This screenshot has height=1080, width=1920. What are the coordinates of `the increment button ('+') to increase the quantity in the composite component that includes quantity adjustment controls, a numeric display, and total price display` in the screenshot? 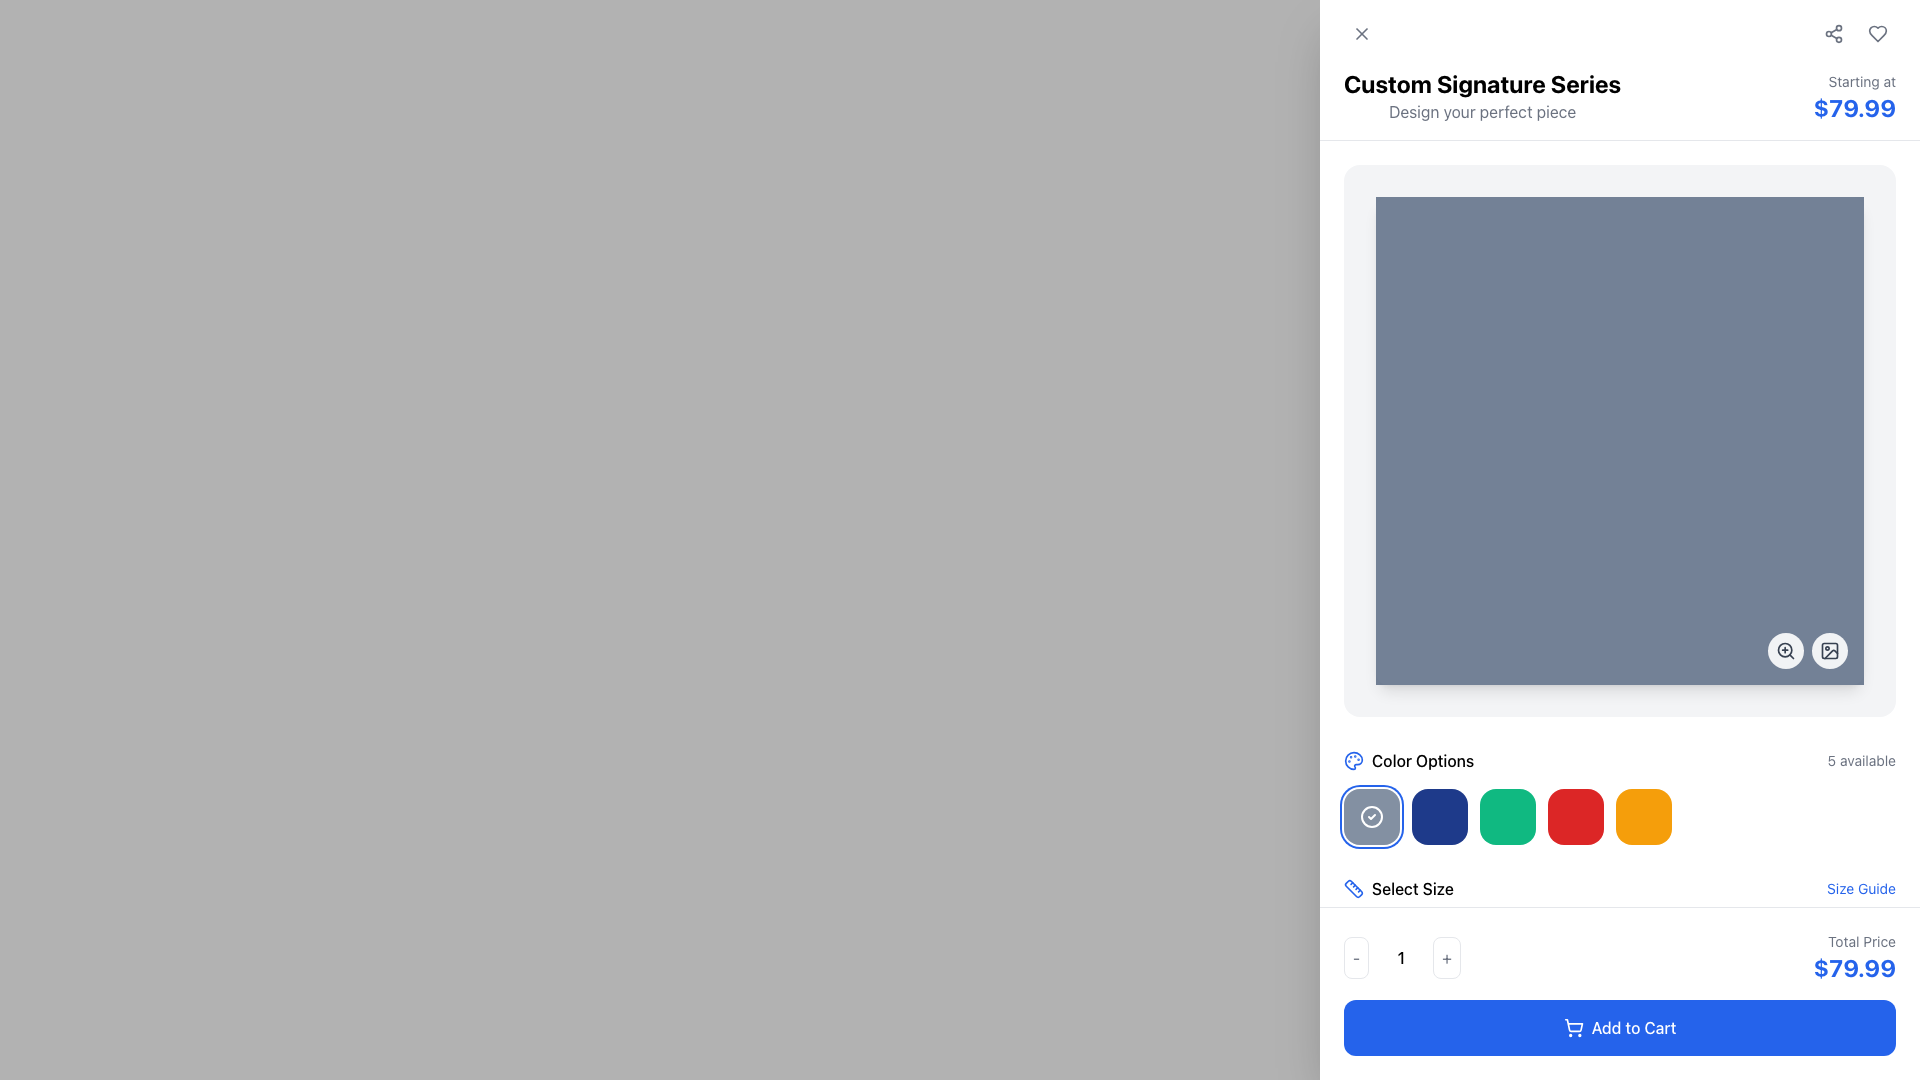 It's located at (1620, 956).